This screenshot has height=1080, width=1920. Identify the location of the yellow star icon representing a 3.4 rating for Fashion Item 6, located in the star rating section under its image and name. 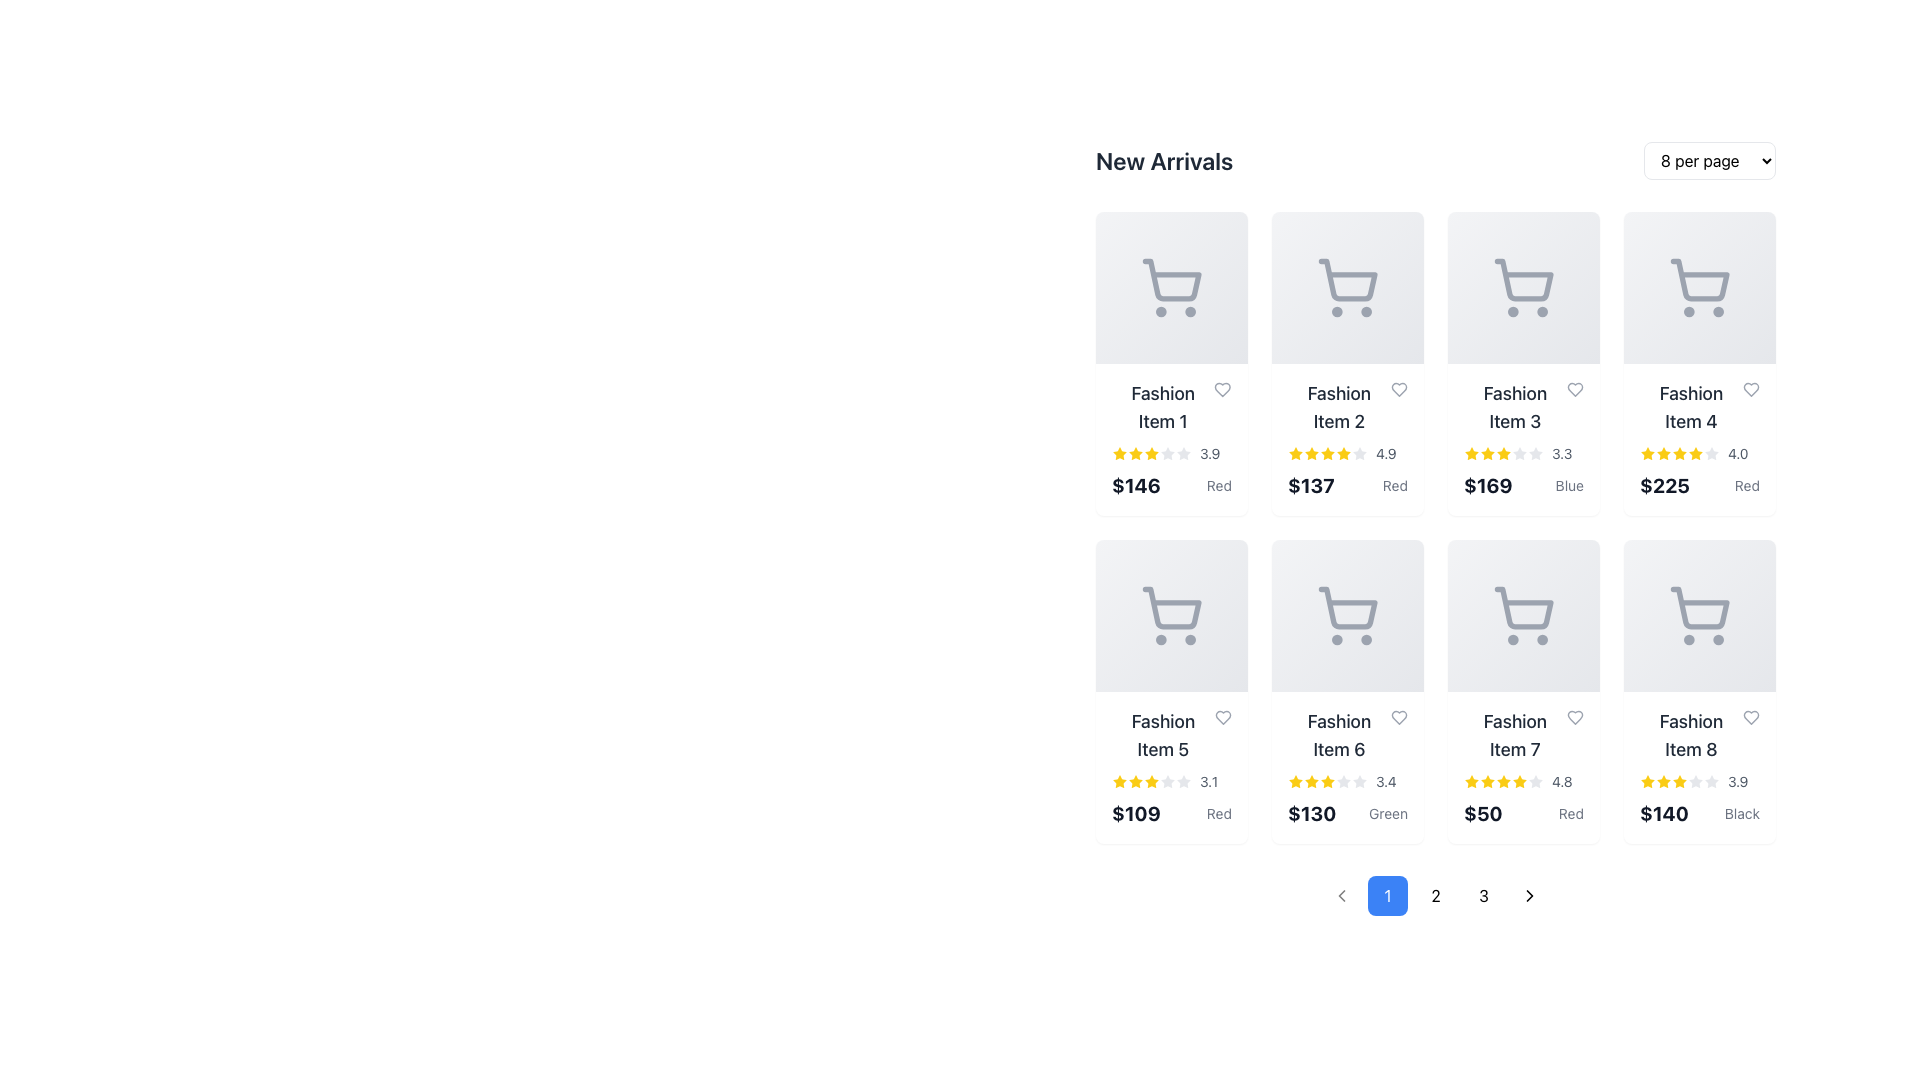
(1311, 780).